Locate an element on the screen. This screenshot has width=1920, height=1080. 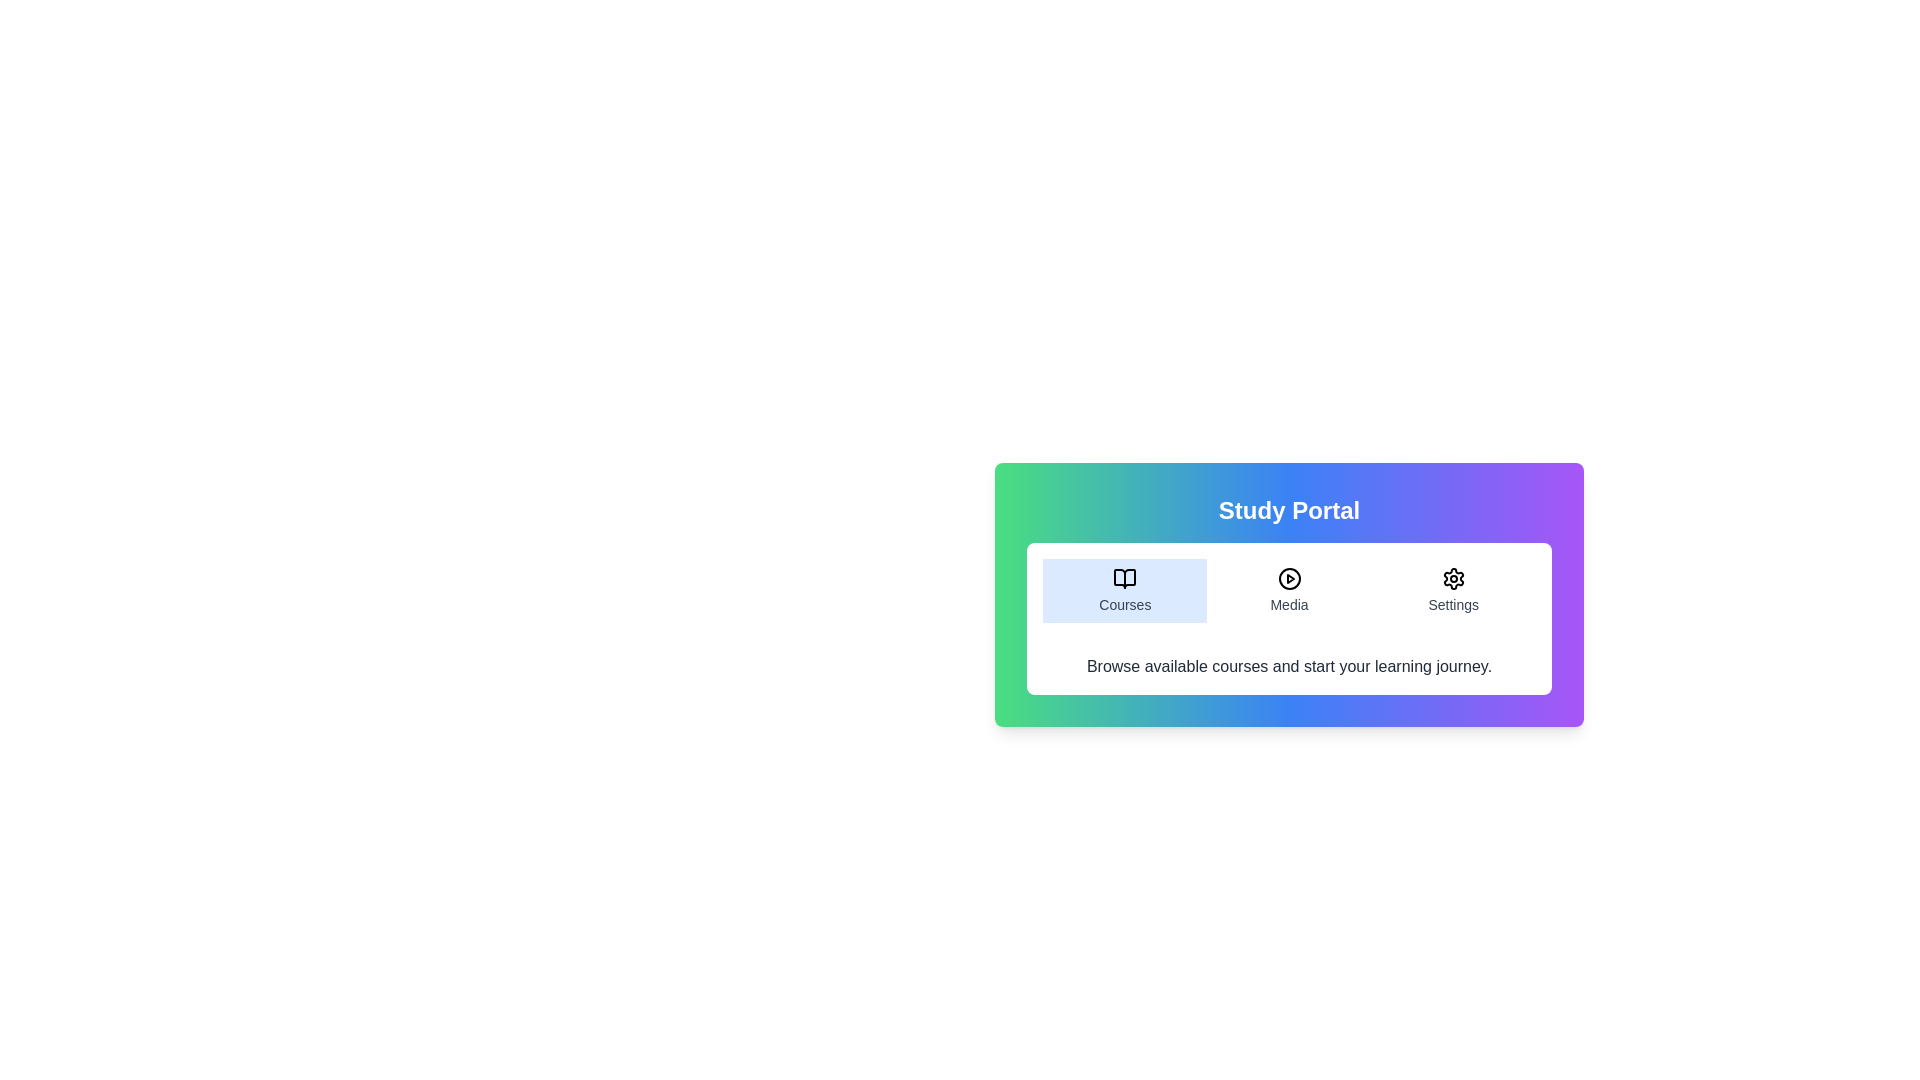
the Media tab is located at coordinates (1289, 589).